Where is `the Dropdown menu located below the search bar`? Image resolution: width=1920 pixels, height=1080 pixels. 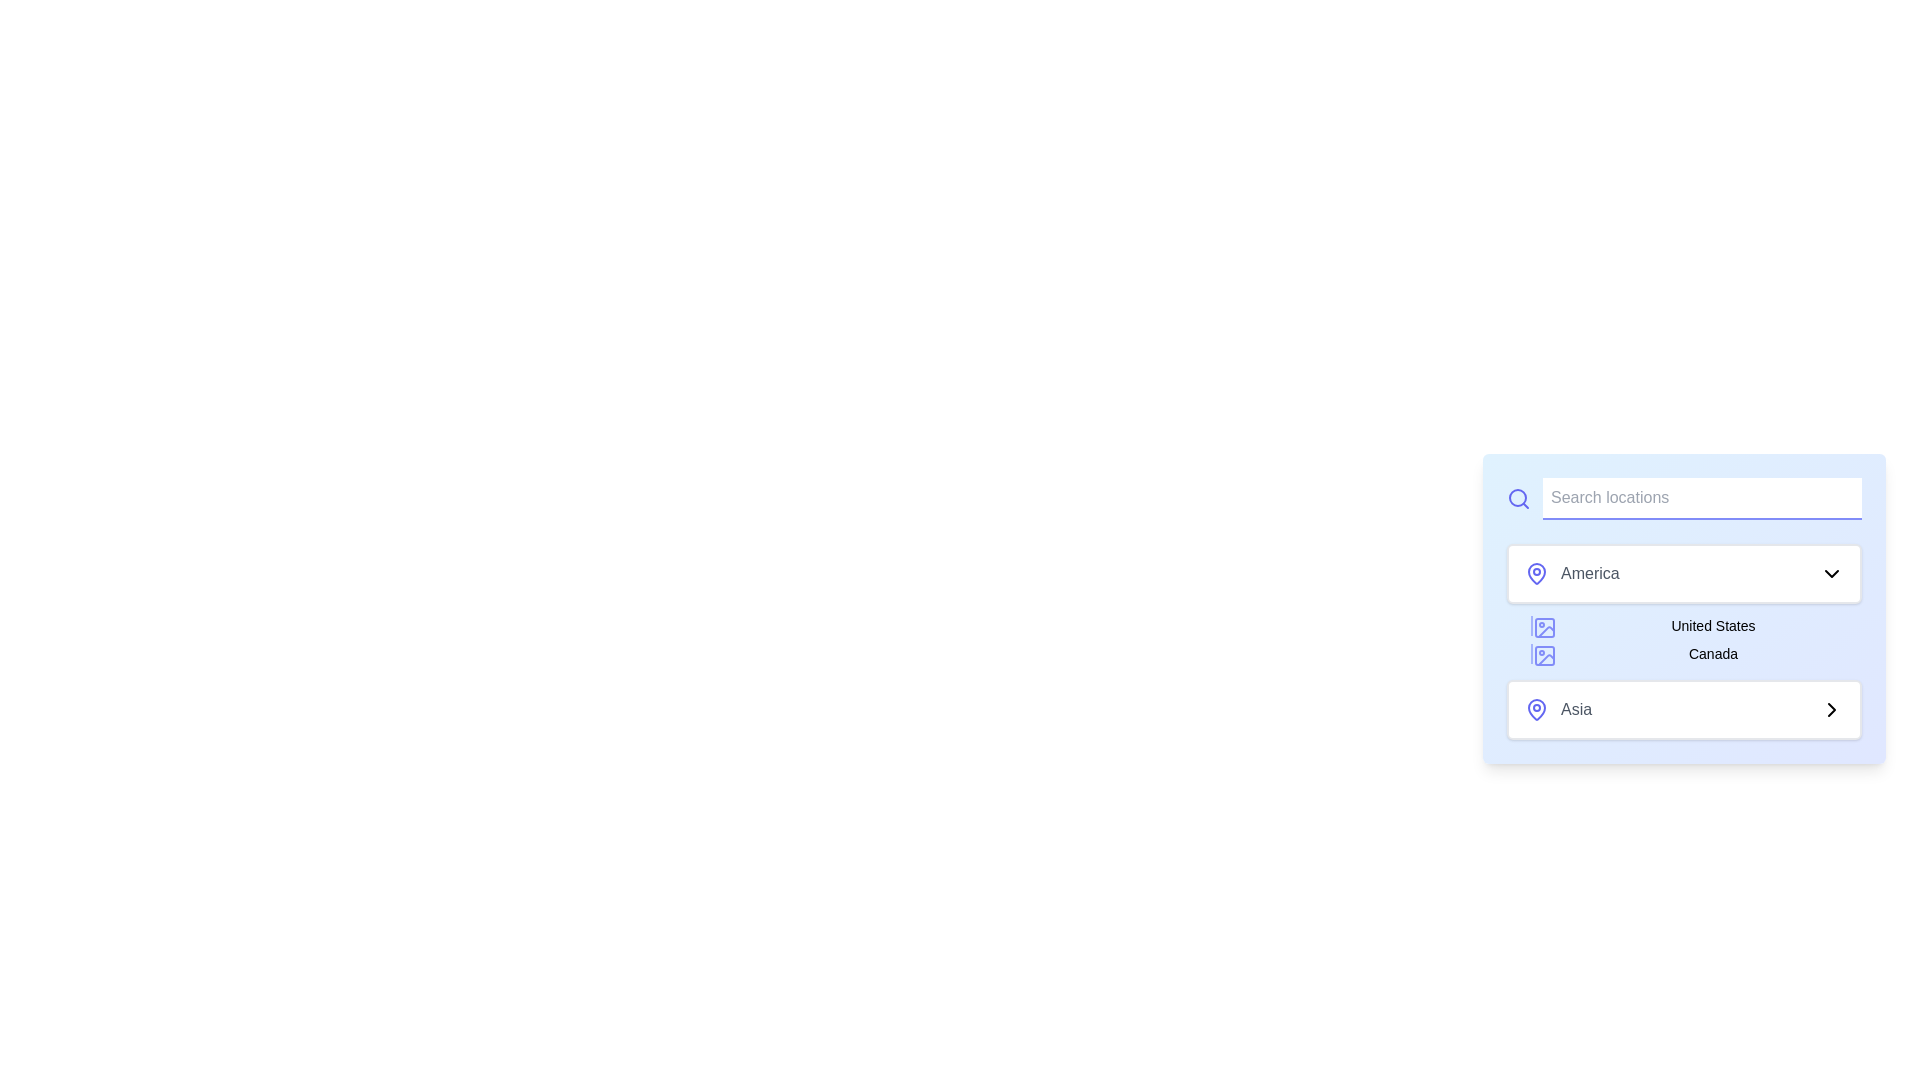
the Dropdown menu located below the search bar is located at coordinates (1683, 603).